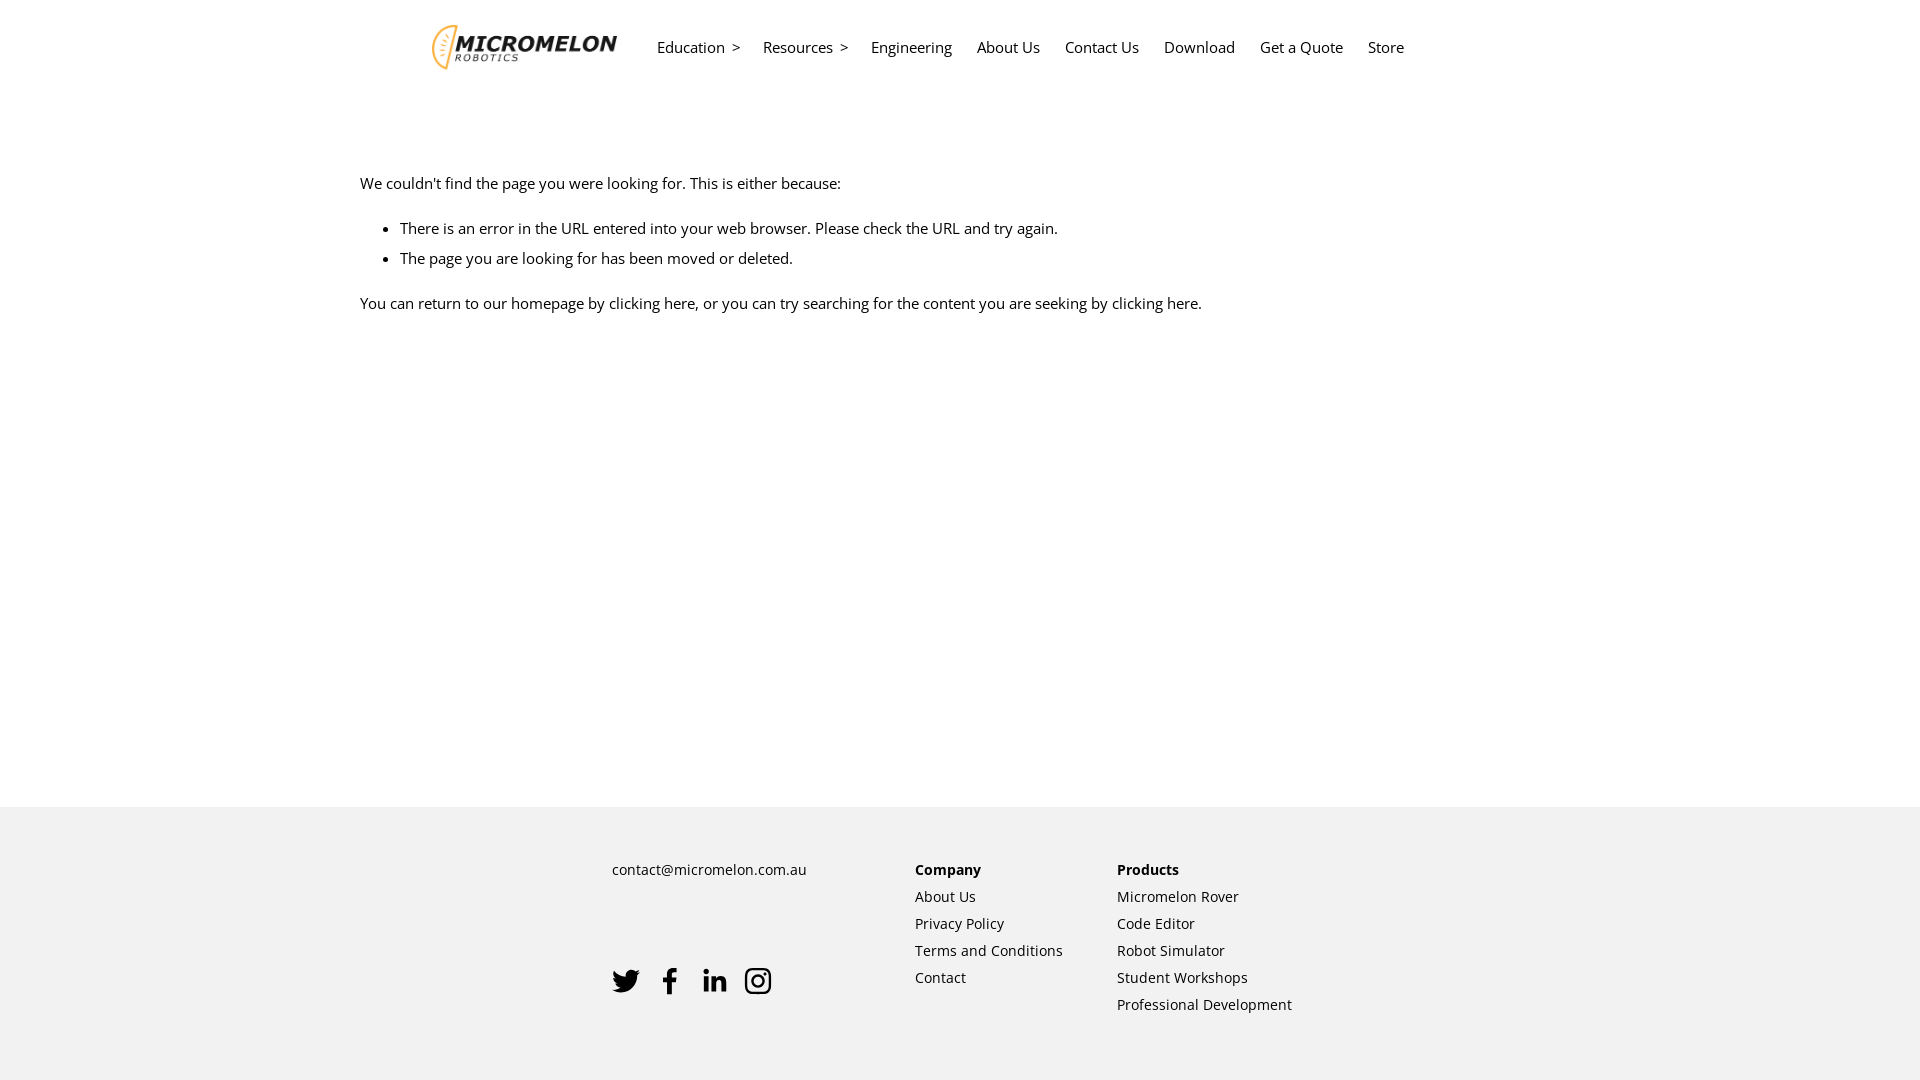 This screenshot has width=1920, height=1080. Describe the element at coordinates (1155, 303) in the screenshot. I see `'clicking here'` at that location.